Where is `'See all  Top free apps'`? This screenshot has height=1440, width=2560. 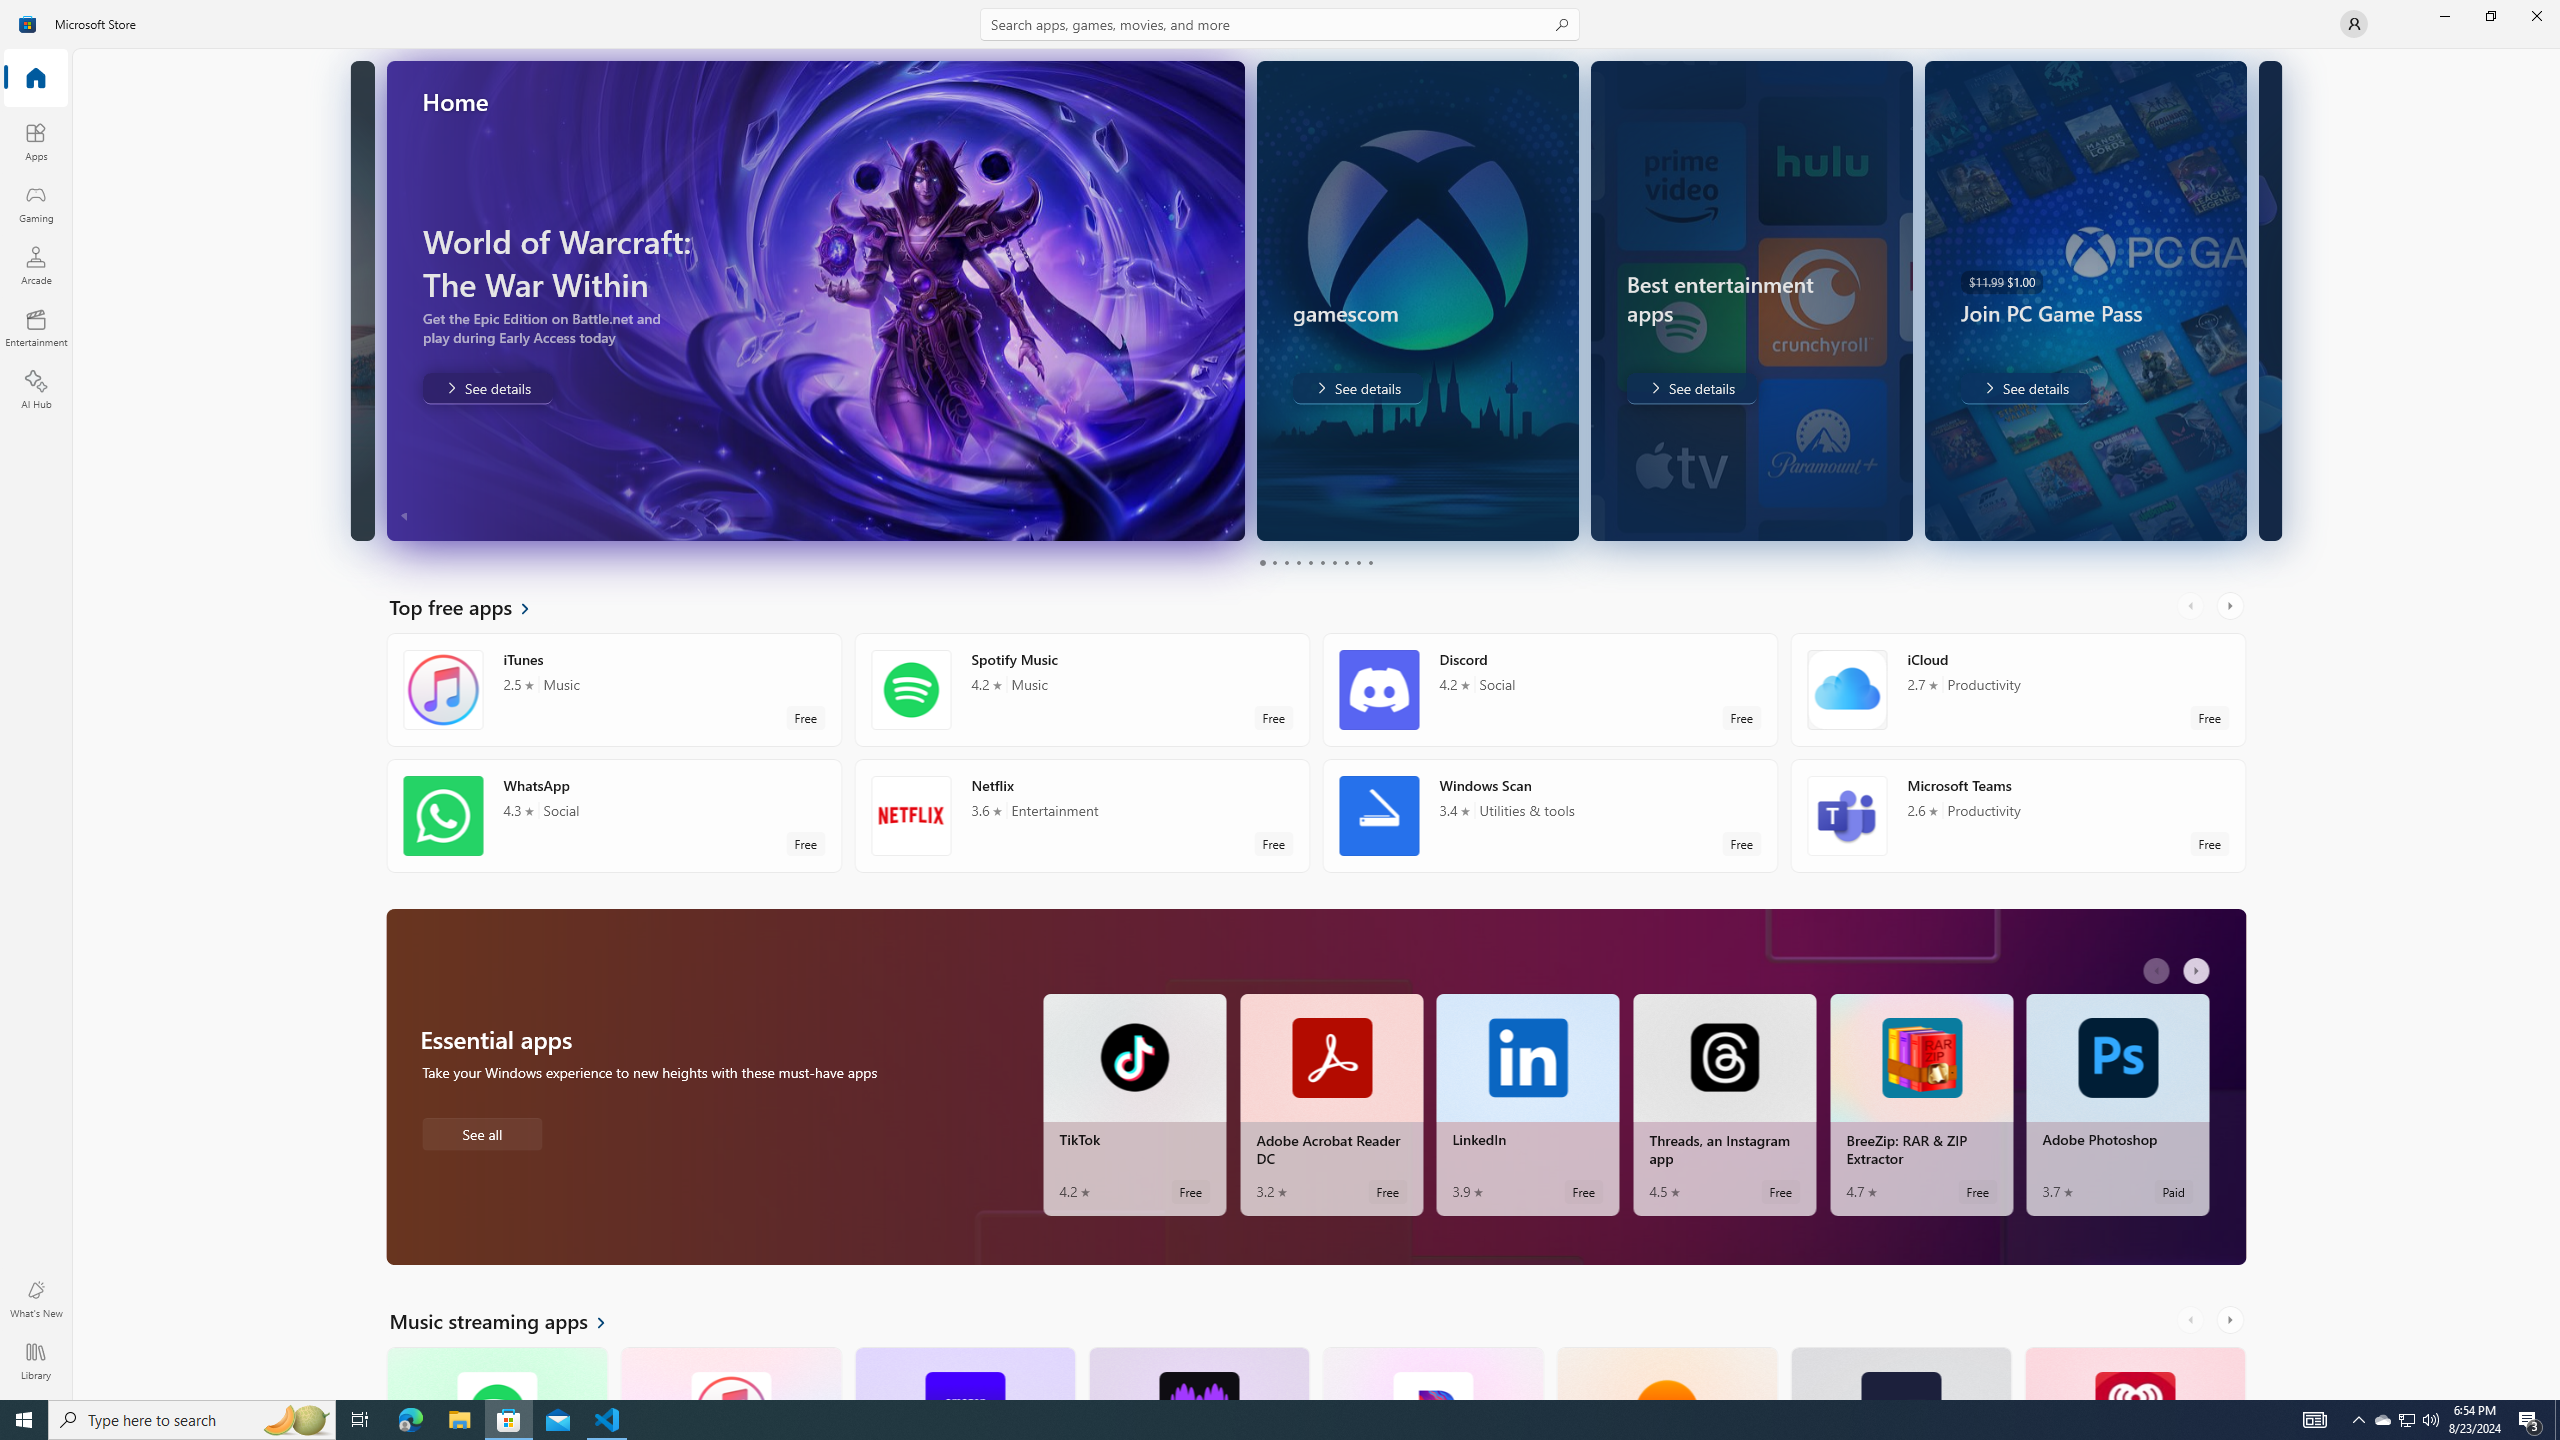 'See all  Top free apps' is located at coordinates (472, 605).